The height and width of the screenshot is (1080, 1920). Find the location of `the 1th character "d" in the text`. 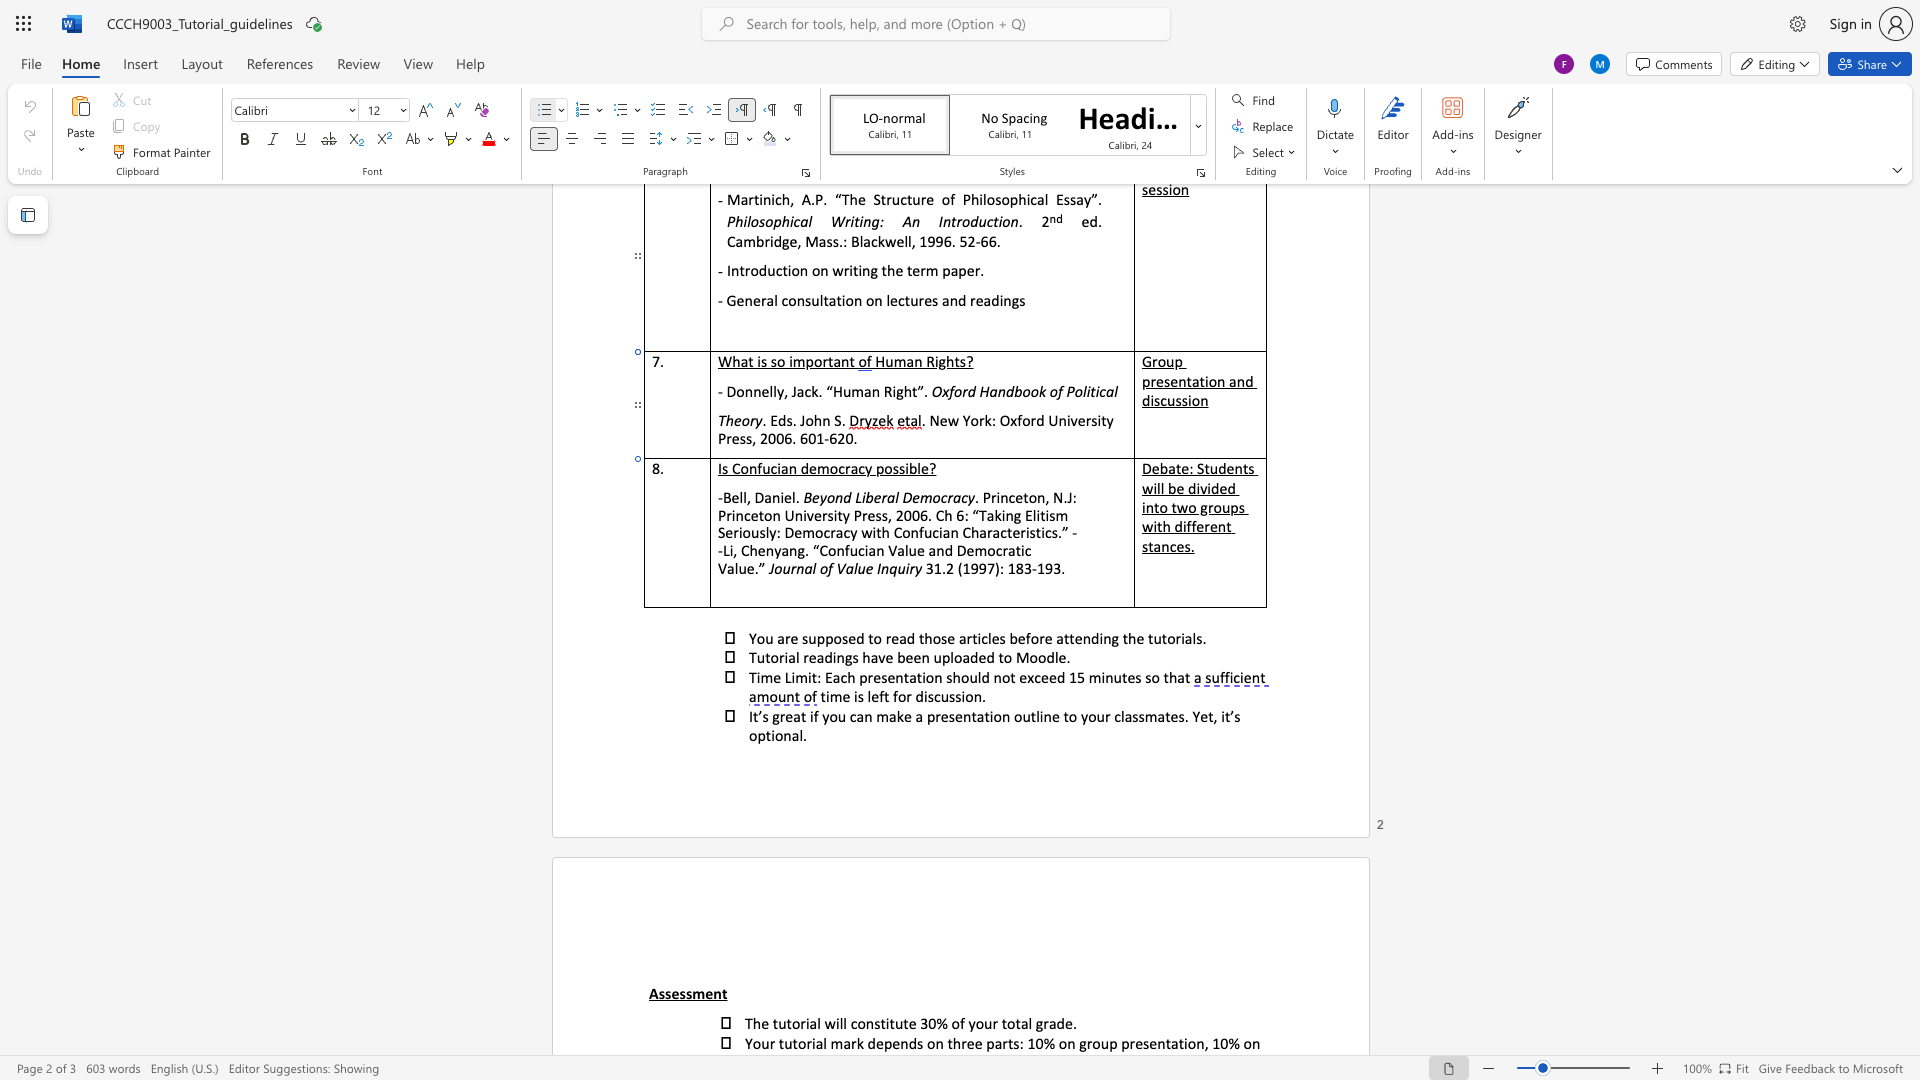

the 1th character "d" in the text is located at coordinates (918, 695).